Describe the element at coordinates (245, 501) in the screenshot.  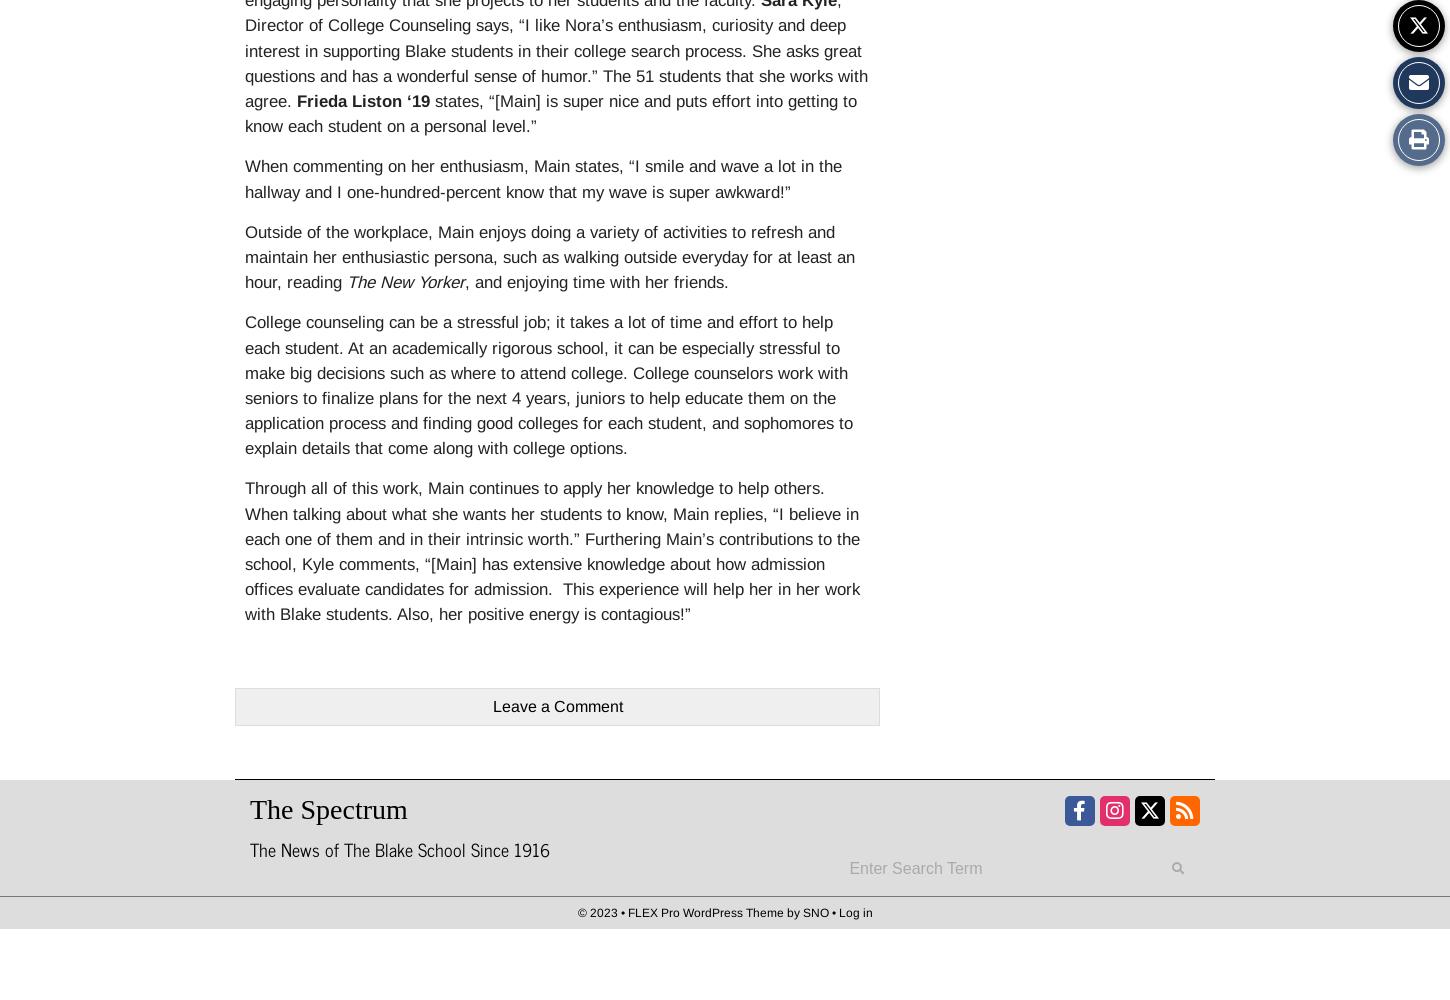
I see `'Through all of this work, Main continues to apply her knowledge to help others. When talking about what she wants her students to know, Main replies, “'` at that location.